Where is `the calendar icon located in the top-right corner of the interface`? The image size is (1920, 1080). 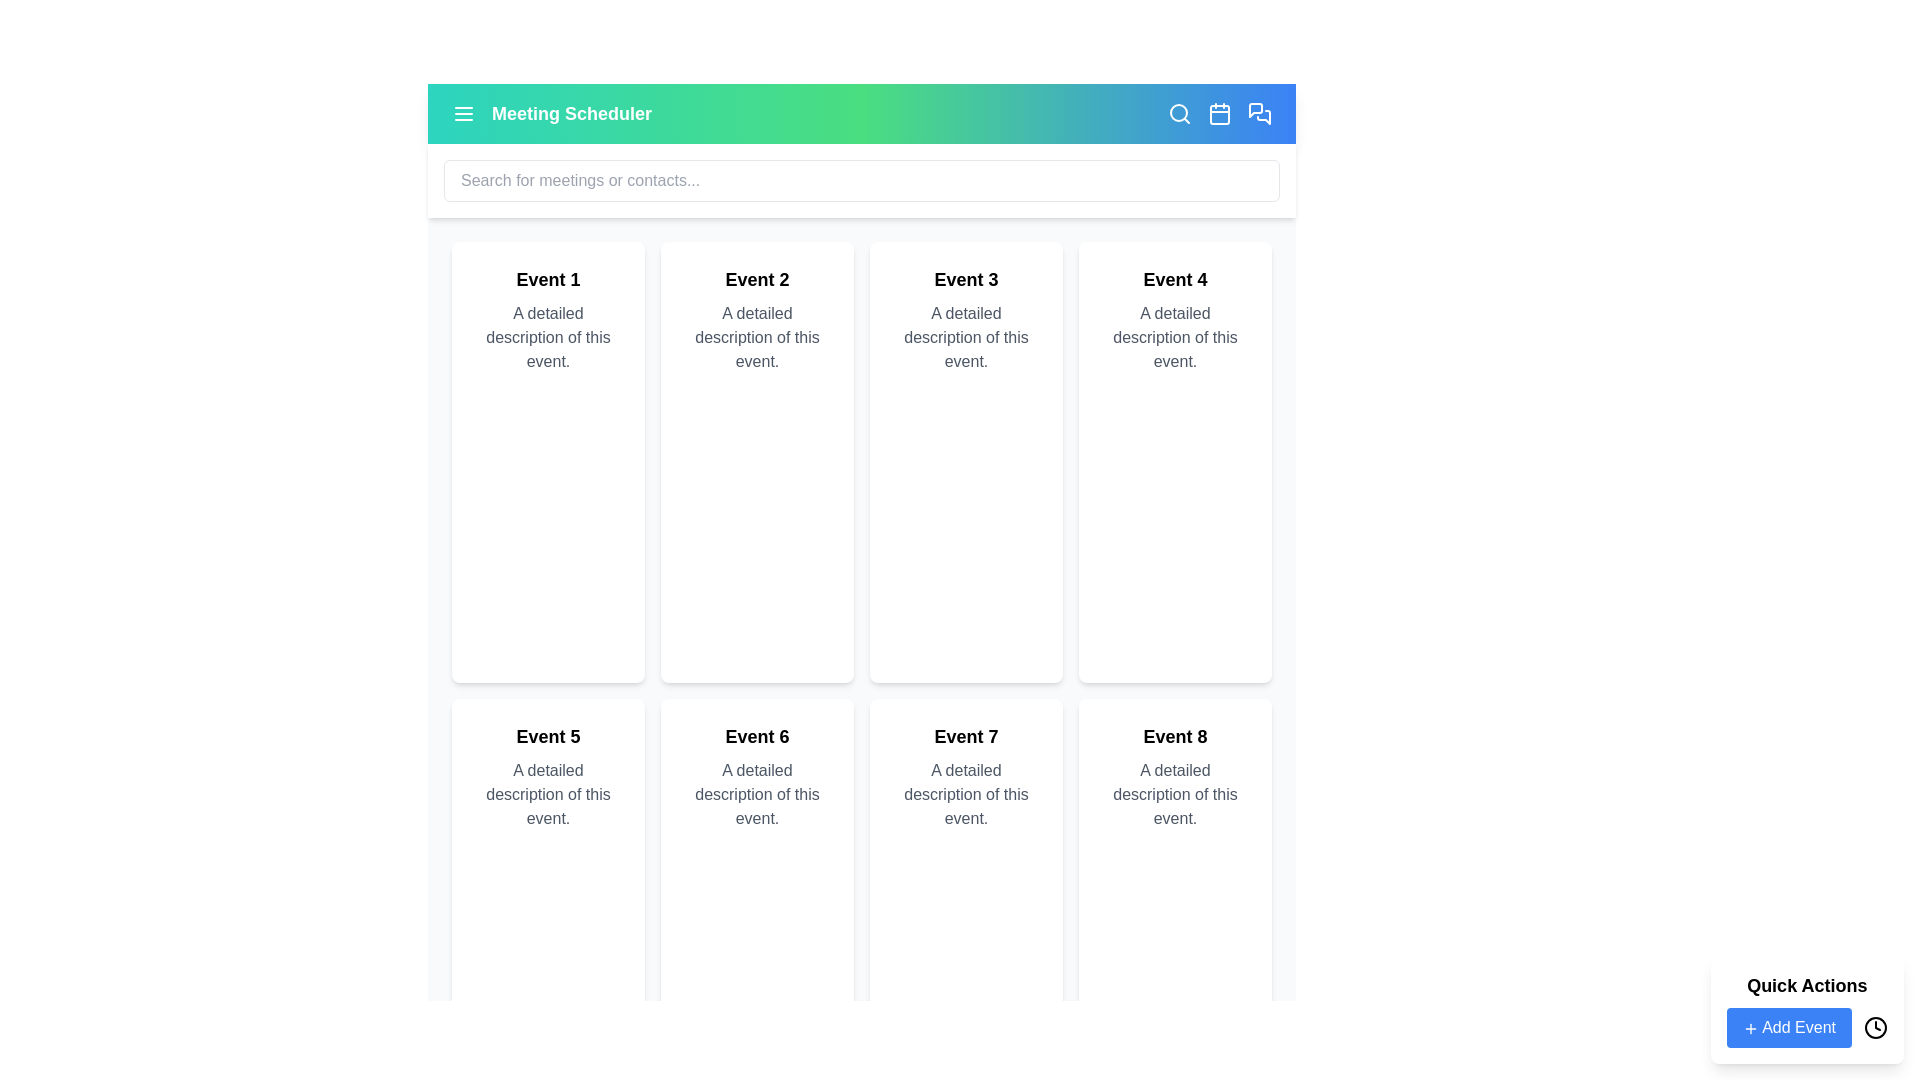 the calendar icon located in the top-right corner of the interface is located at coordinates (1218, 114).